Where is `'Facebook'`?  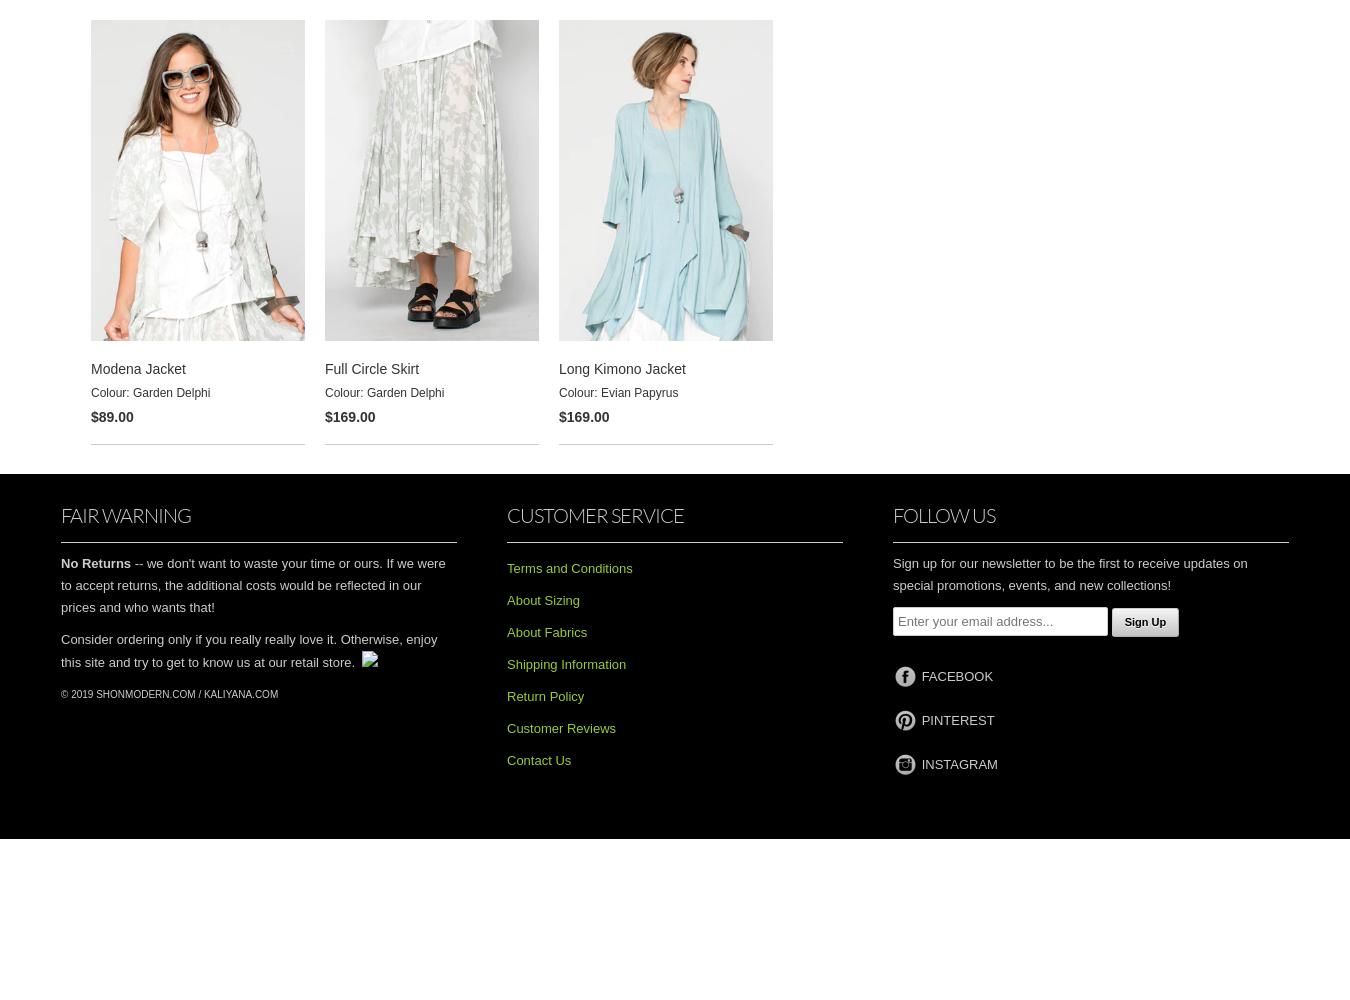 'Facebook' is located at coordinates (956, 676).